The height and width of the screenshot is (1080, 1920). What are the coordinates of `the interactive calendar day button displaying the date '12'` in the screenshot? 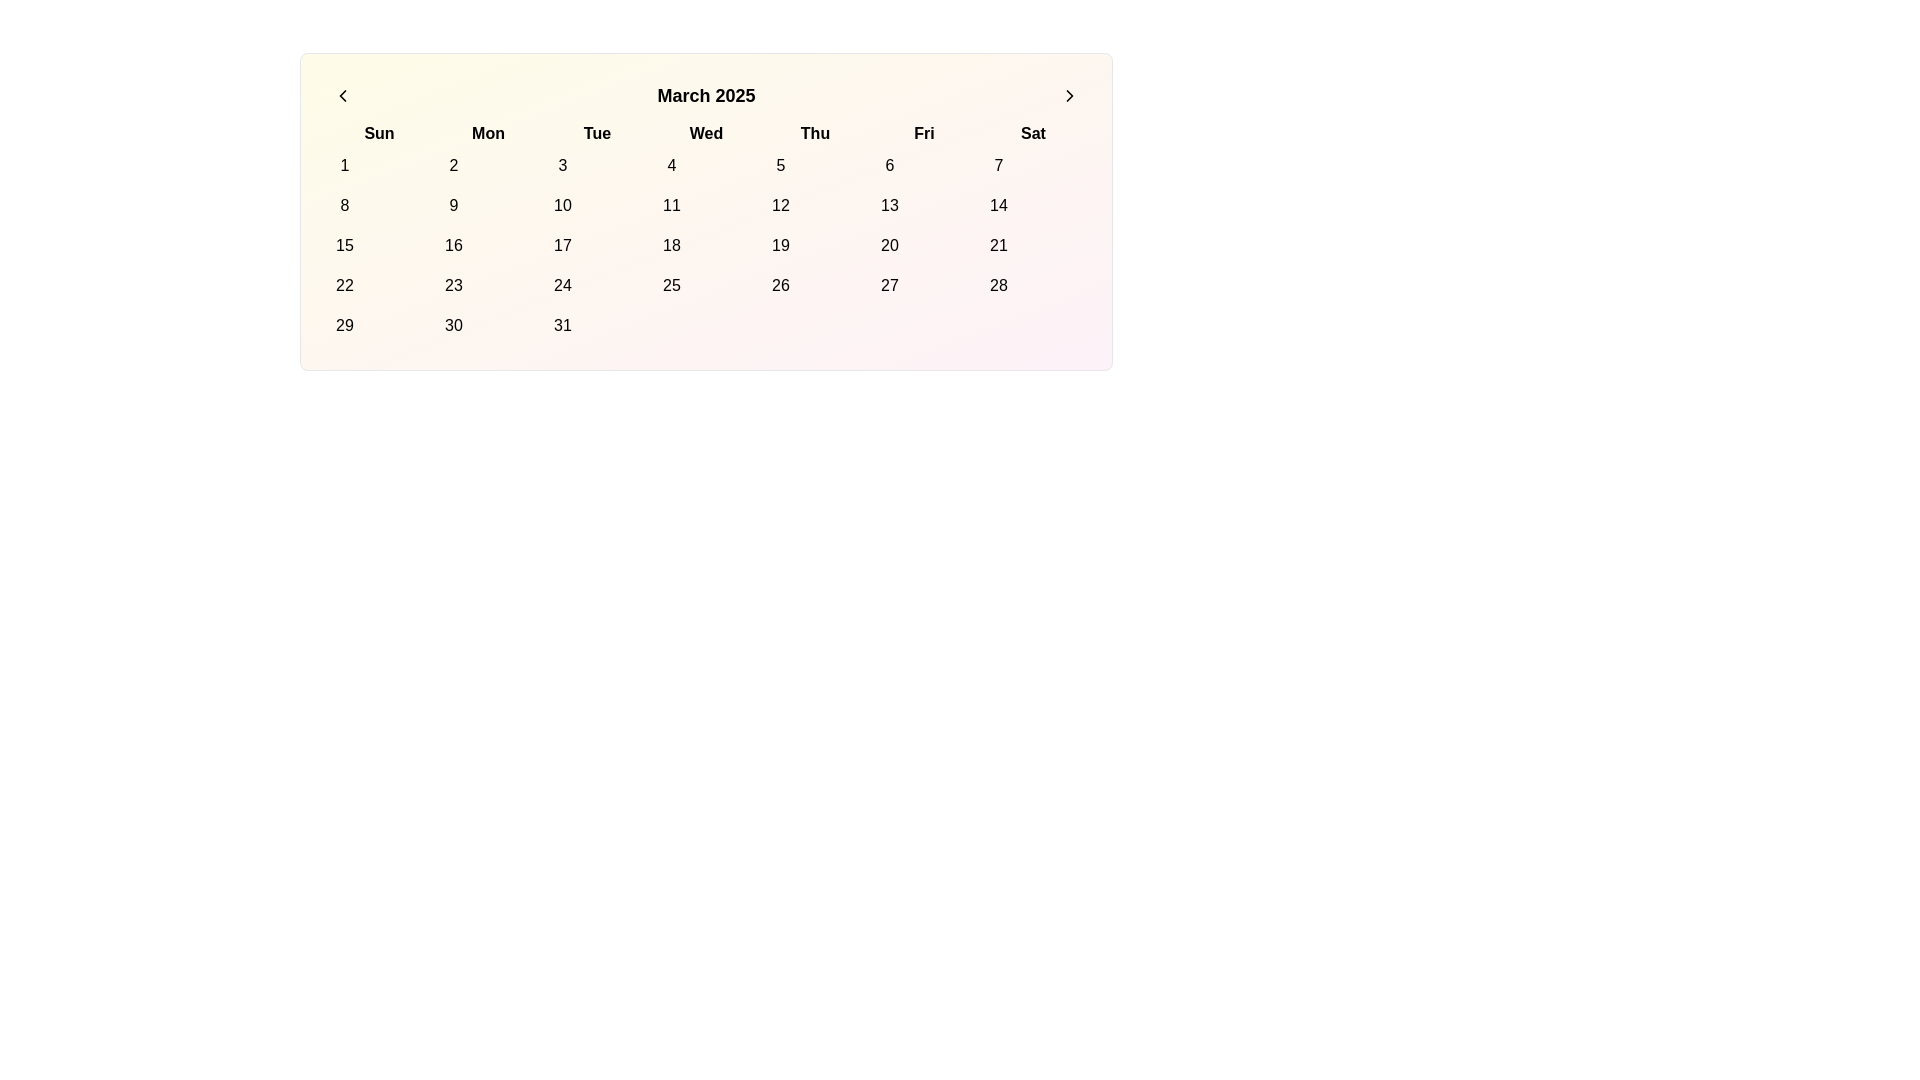 It's located at (780, 205).